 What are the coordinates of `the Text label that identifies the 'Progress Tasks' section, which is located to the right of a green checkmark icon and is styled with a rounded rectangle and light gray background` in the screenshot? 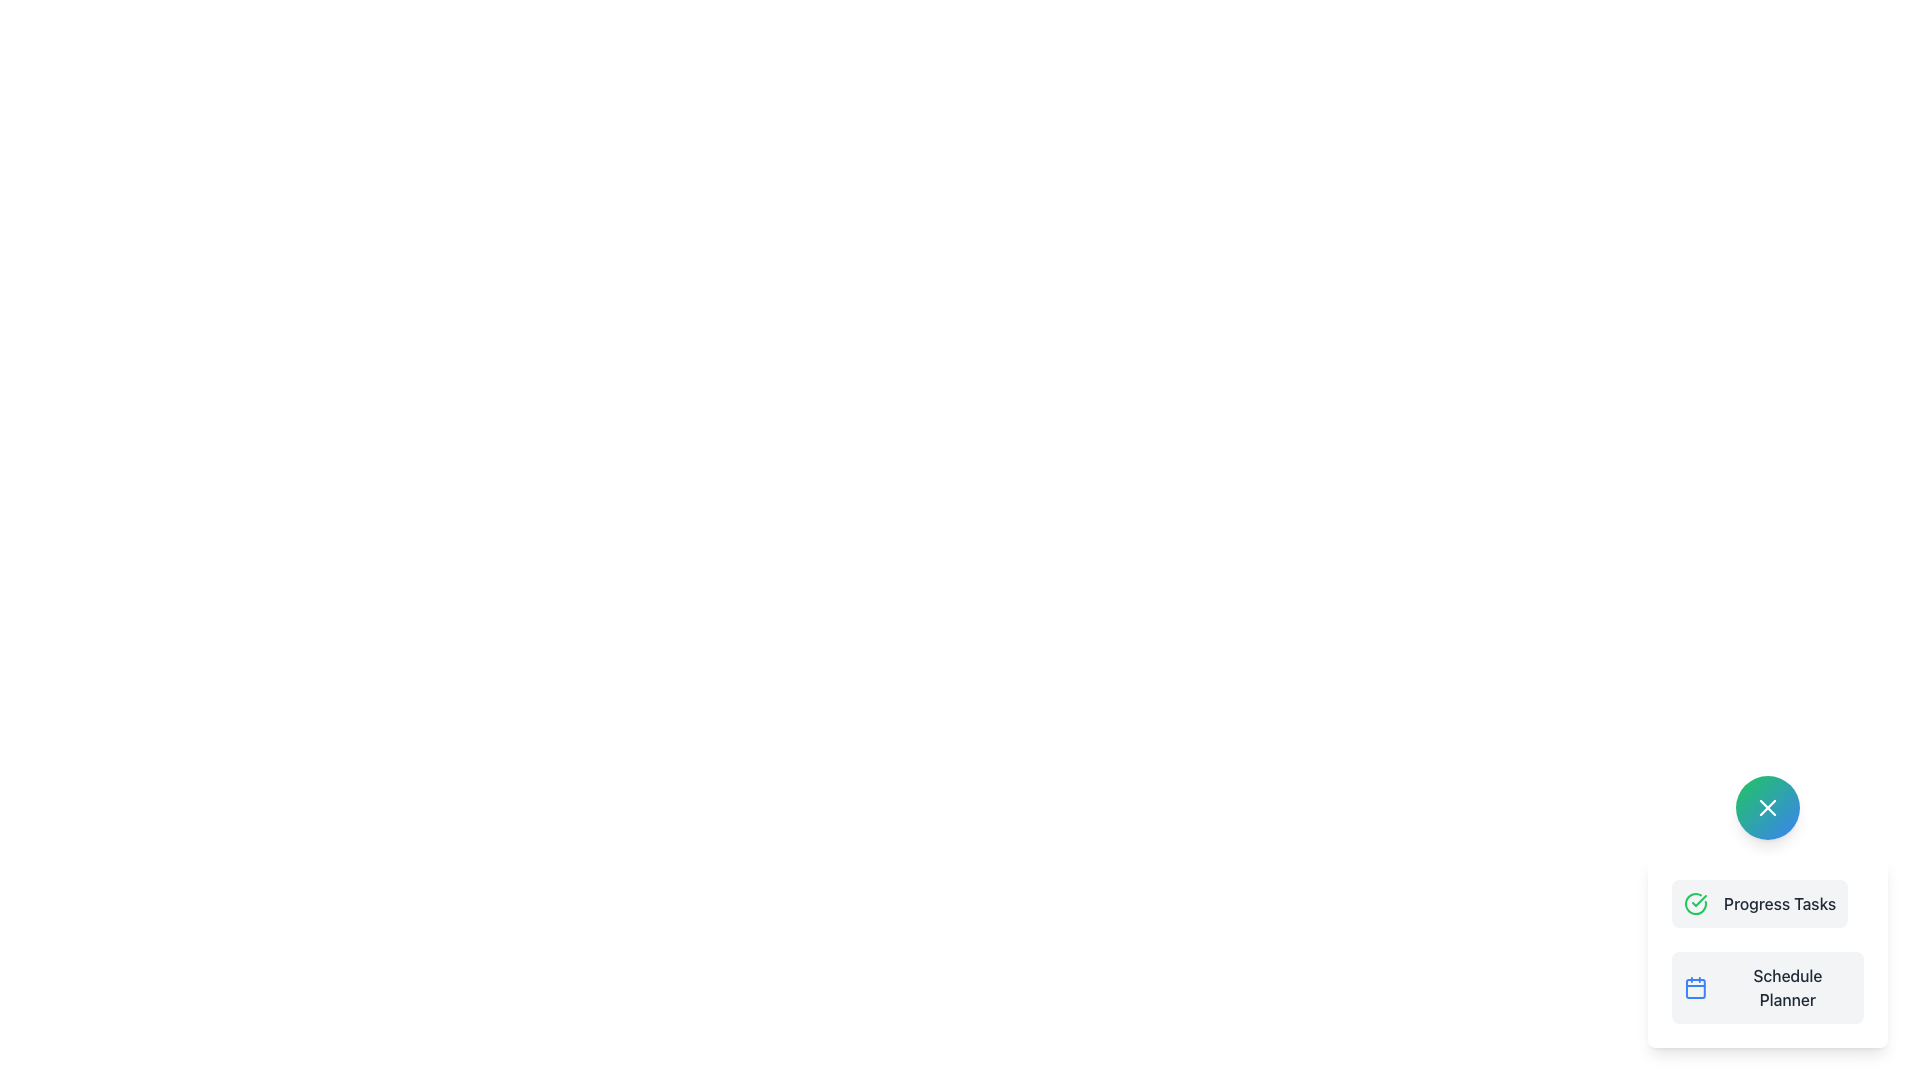 It's located at (1780, 903).